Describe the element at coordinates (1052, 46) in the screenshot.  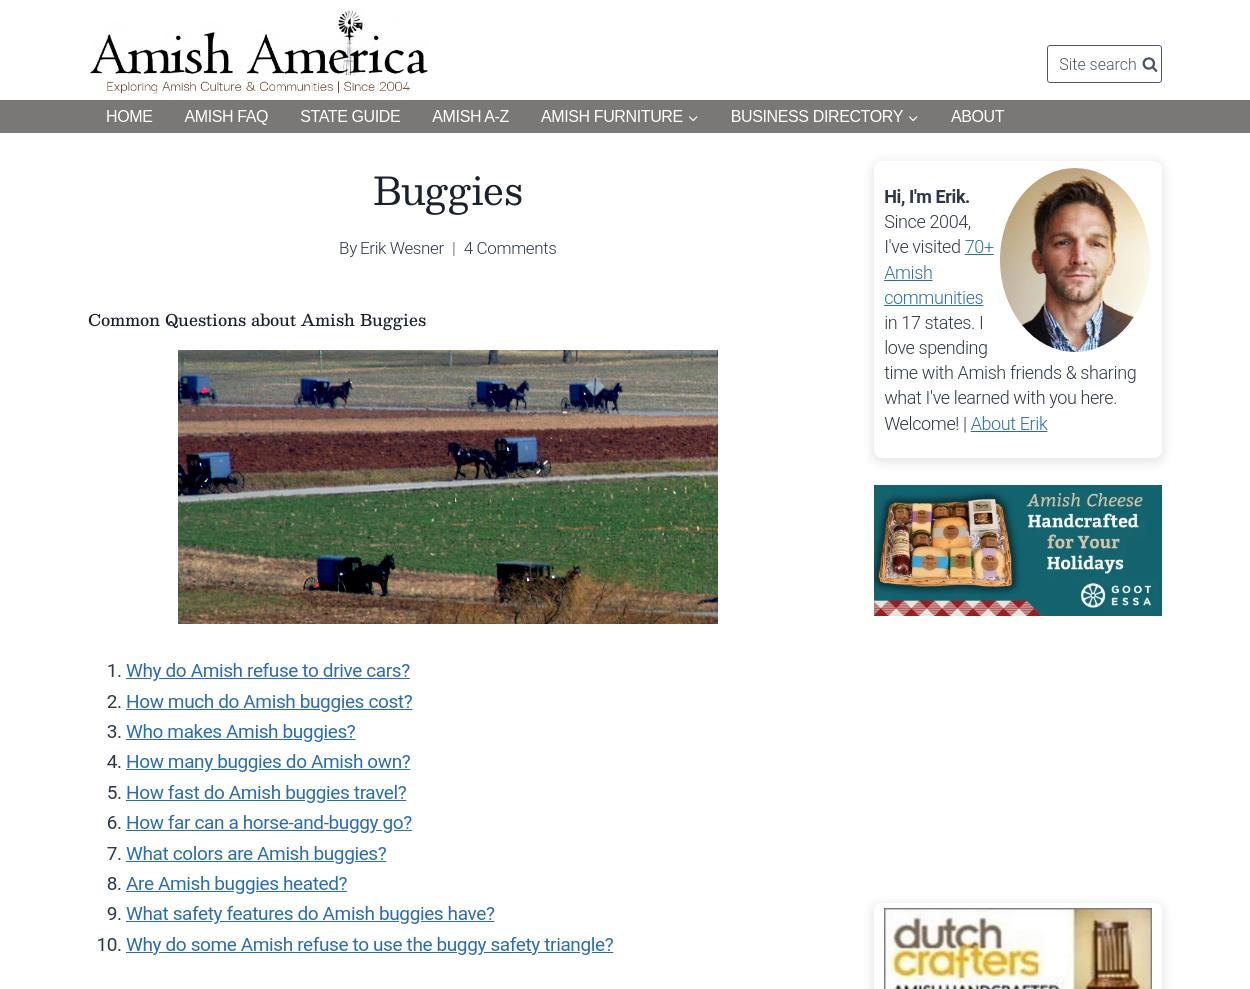
I see `'Sign up'` at that location.